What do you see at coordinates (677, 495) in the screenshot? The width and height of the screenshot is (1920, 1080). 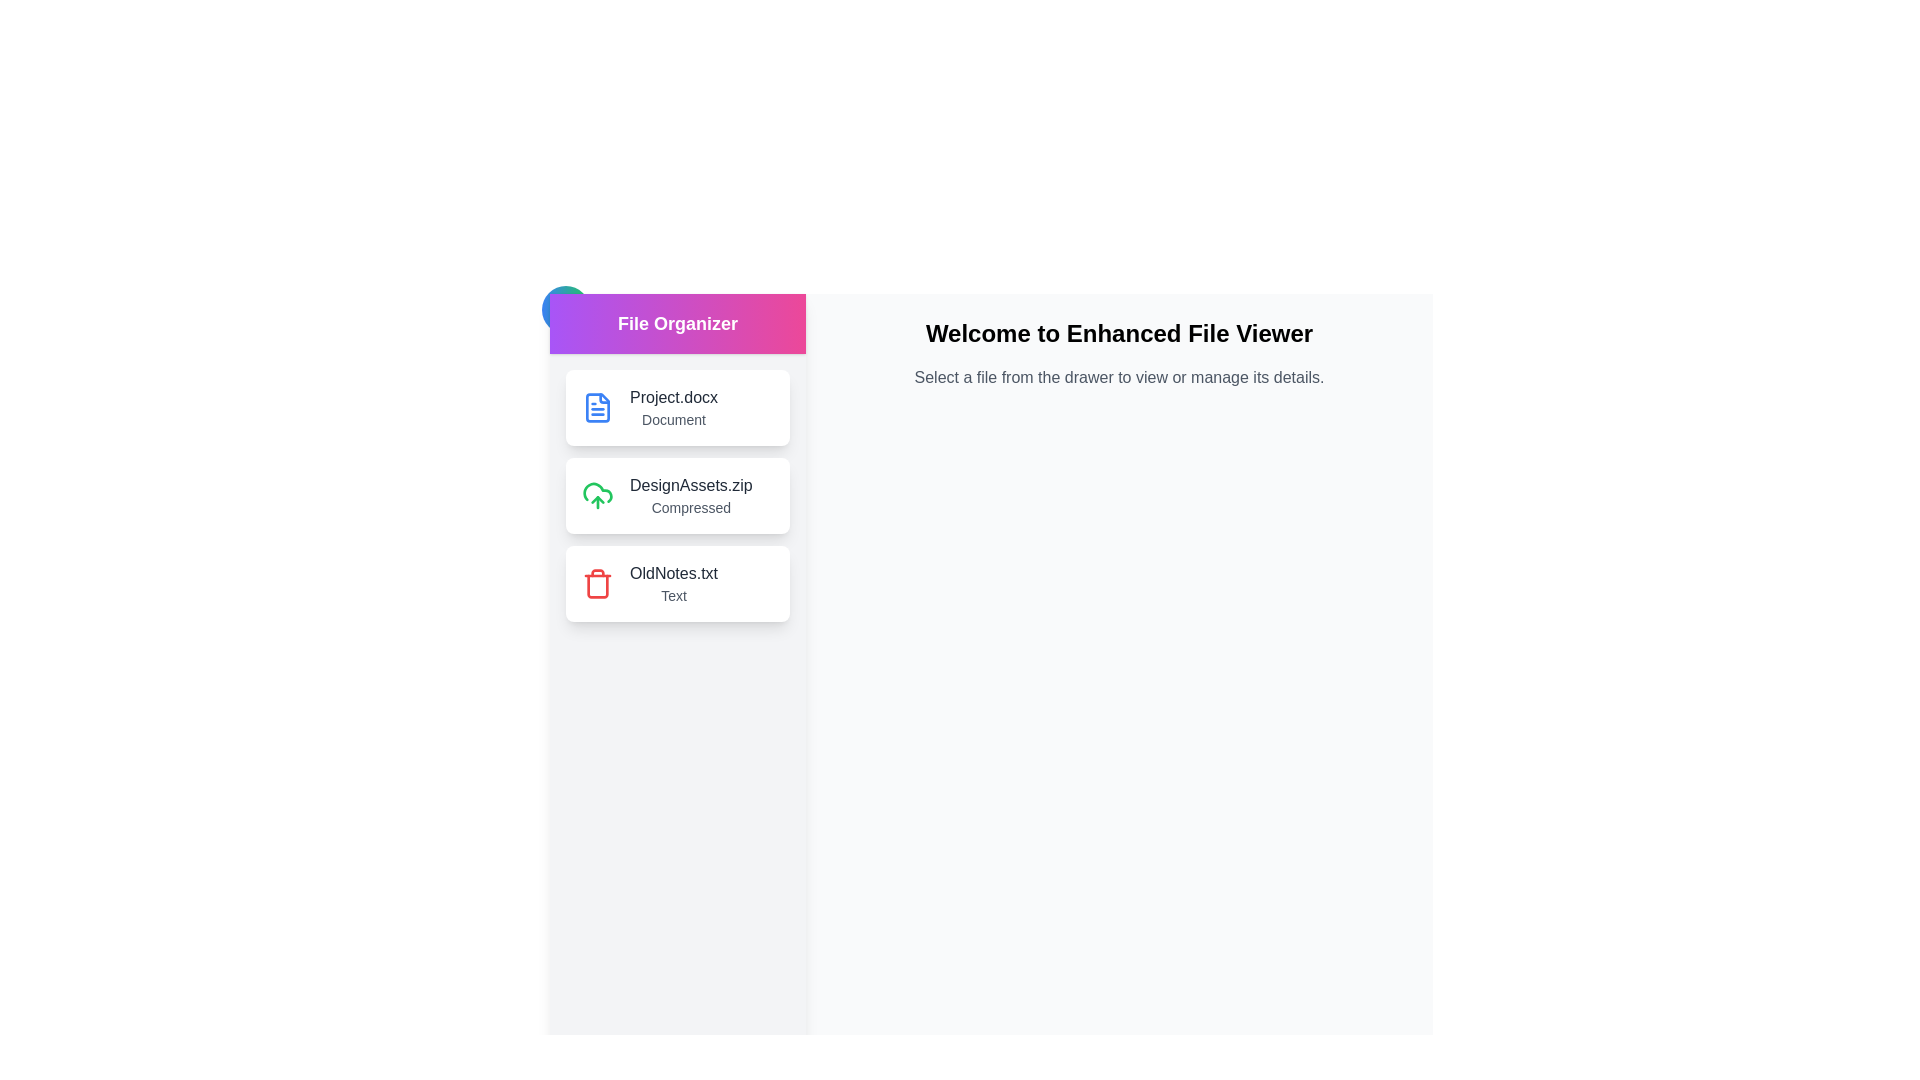 I see `the file DesignAssets.zip from the list` at bounding box center [677, 495].